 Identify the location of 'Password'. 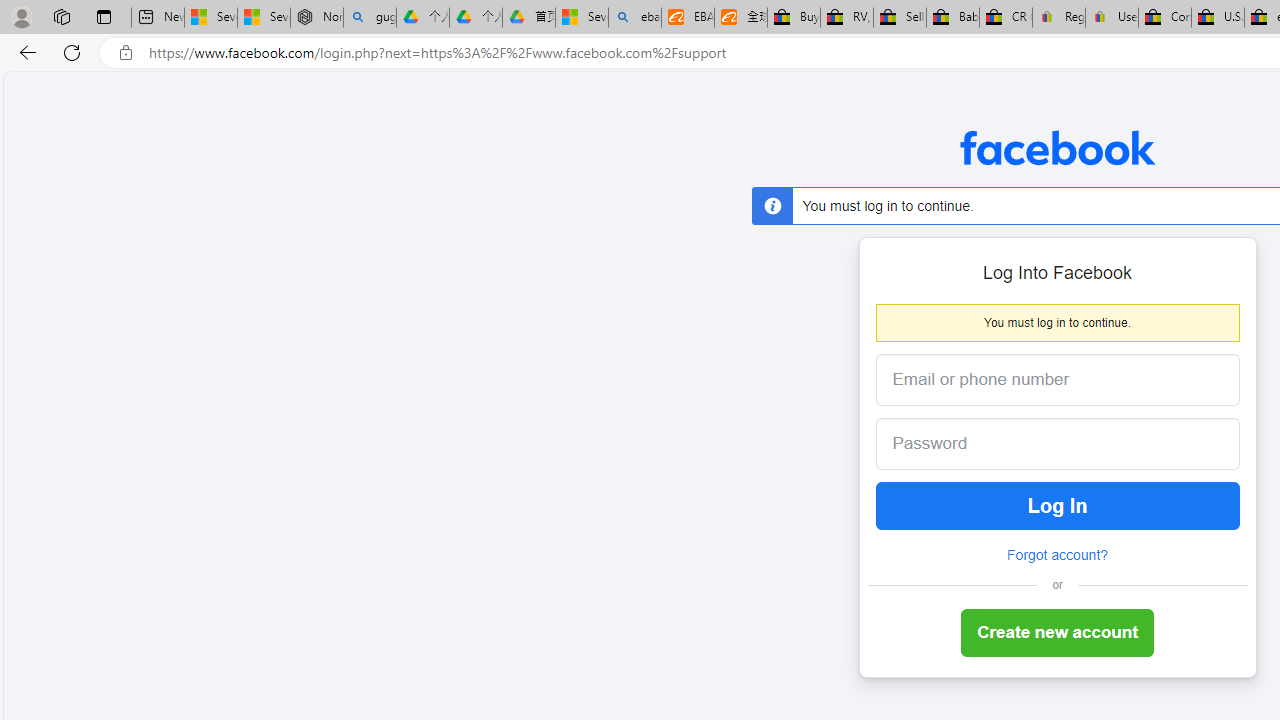
(1041, 443).